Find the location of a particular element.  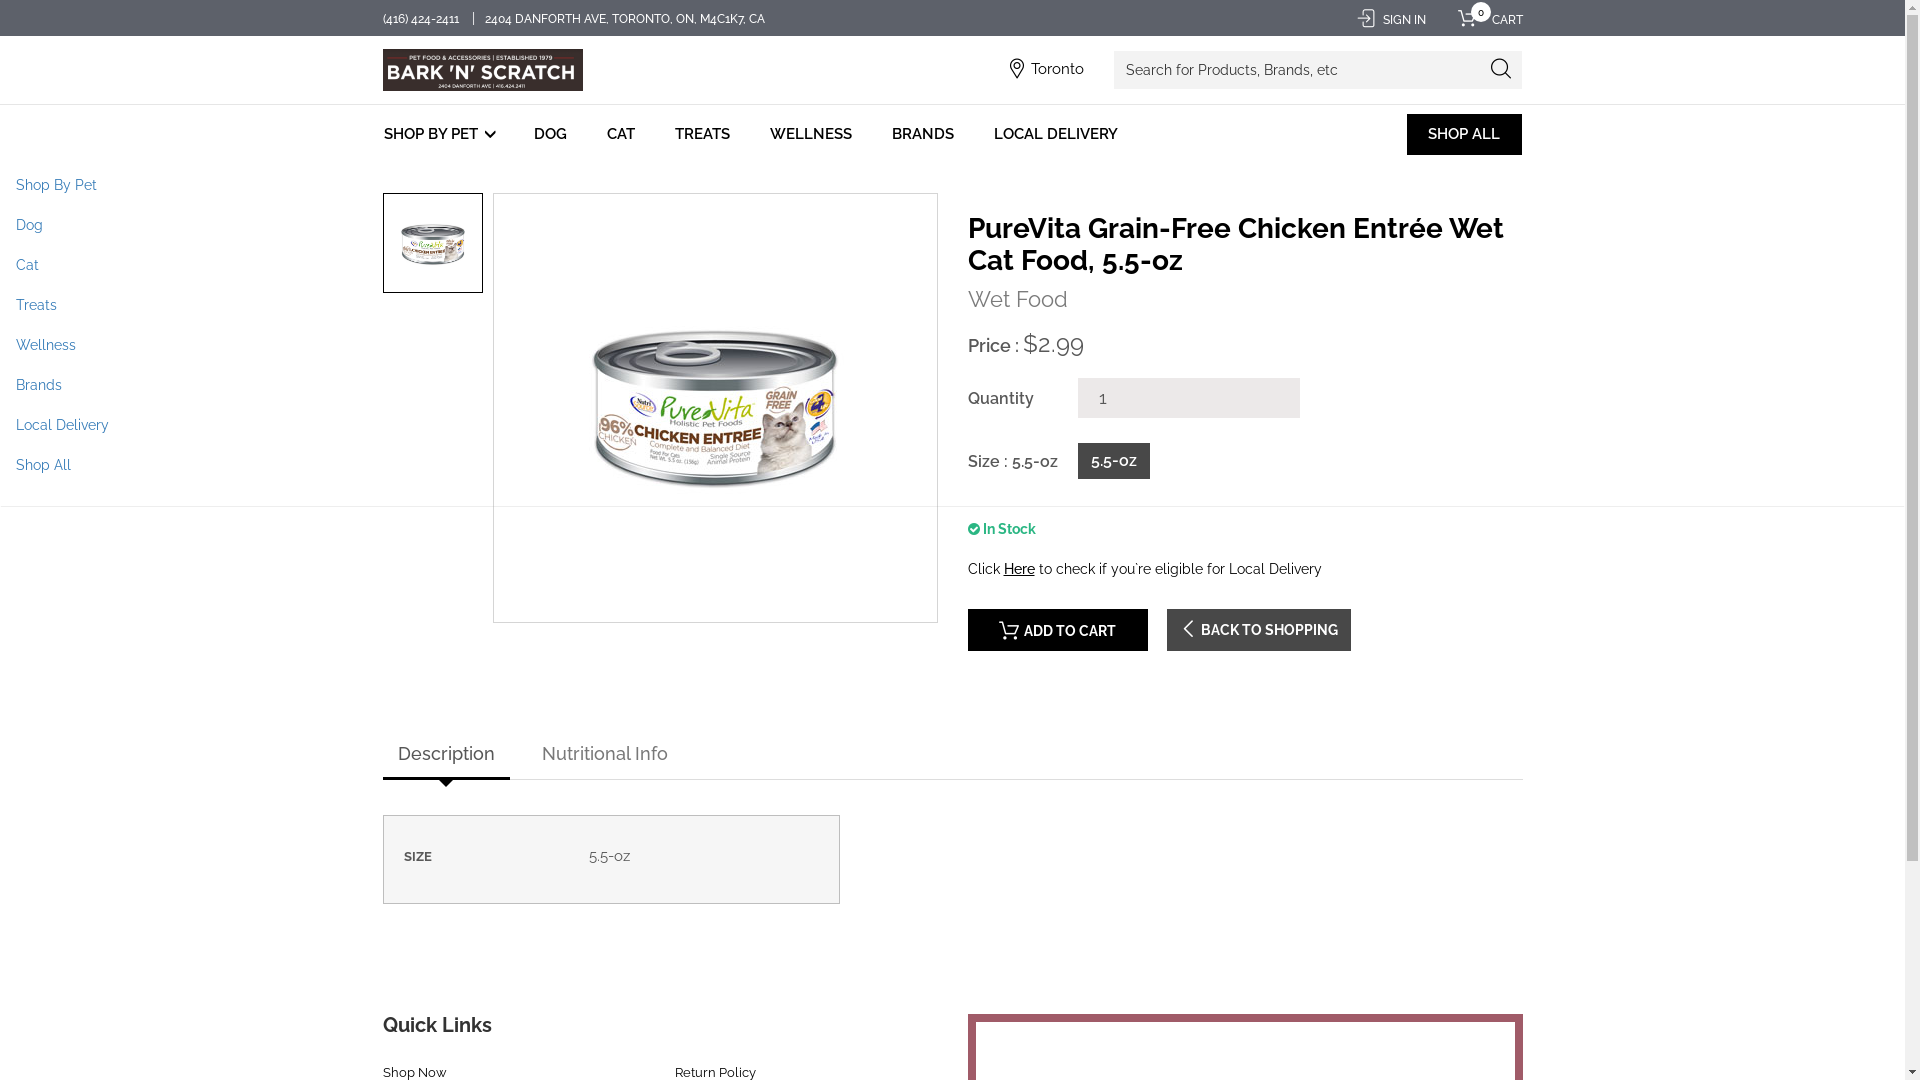

'2404 DANFORTH AVE, TORONTO, ON, M4C1K7, CA' is located at coordinates (624, 19).